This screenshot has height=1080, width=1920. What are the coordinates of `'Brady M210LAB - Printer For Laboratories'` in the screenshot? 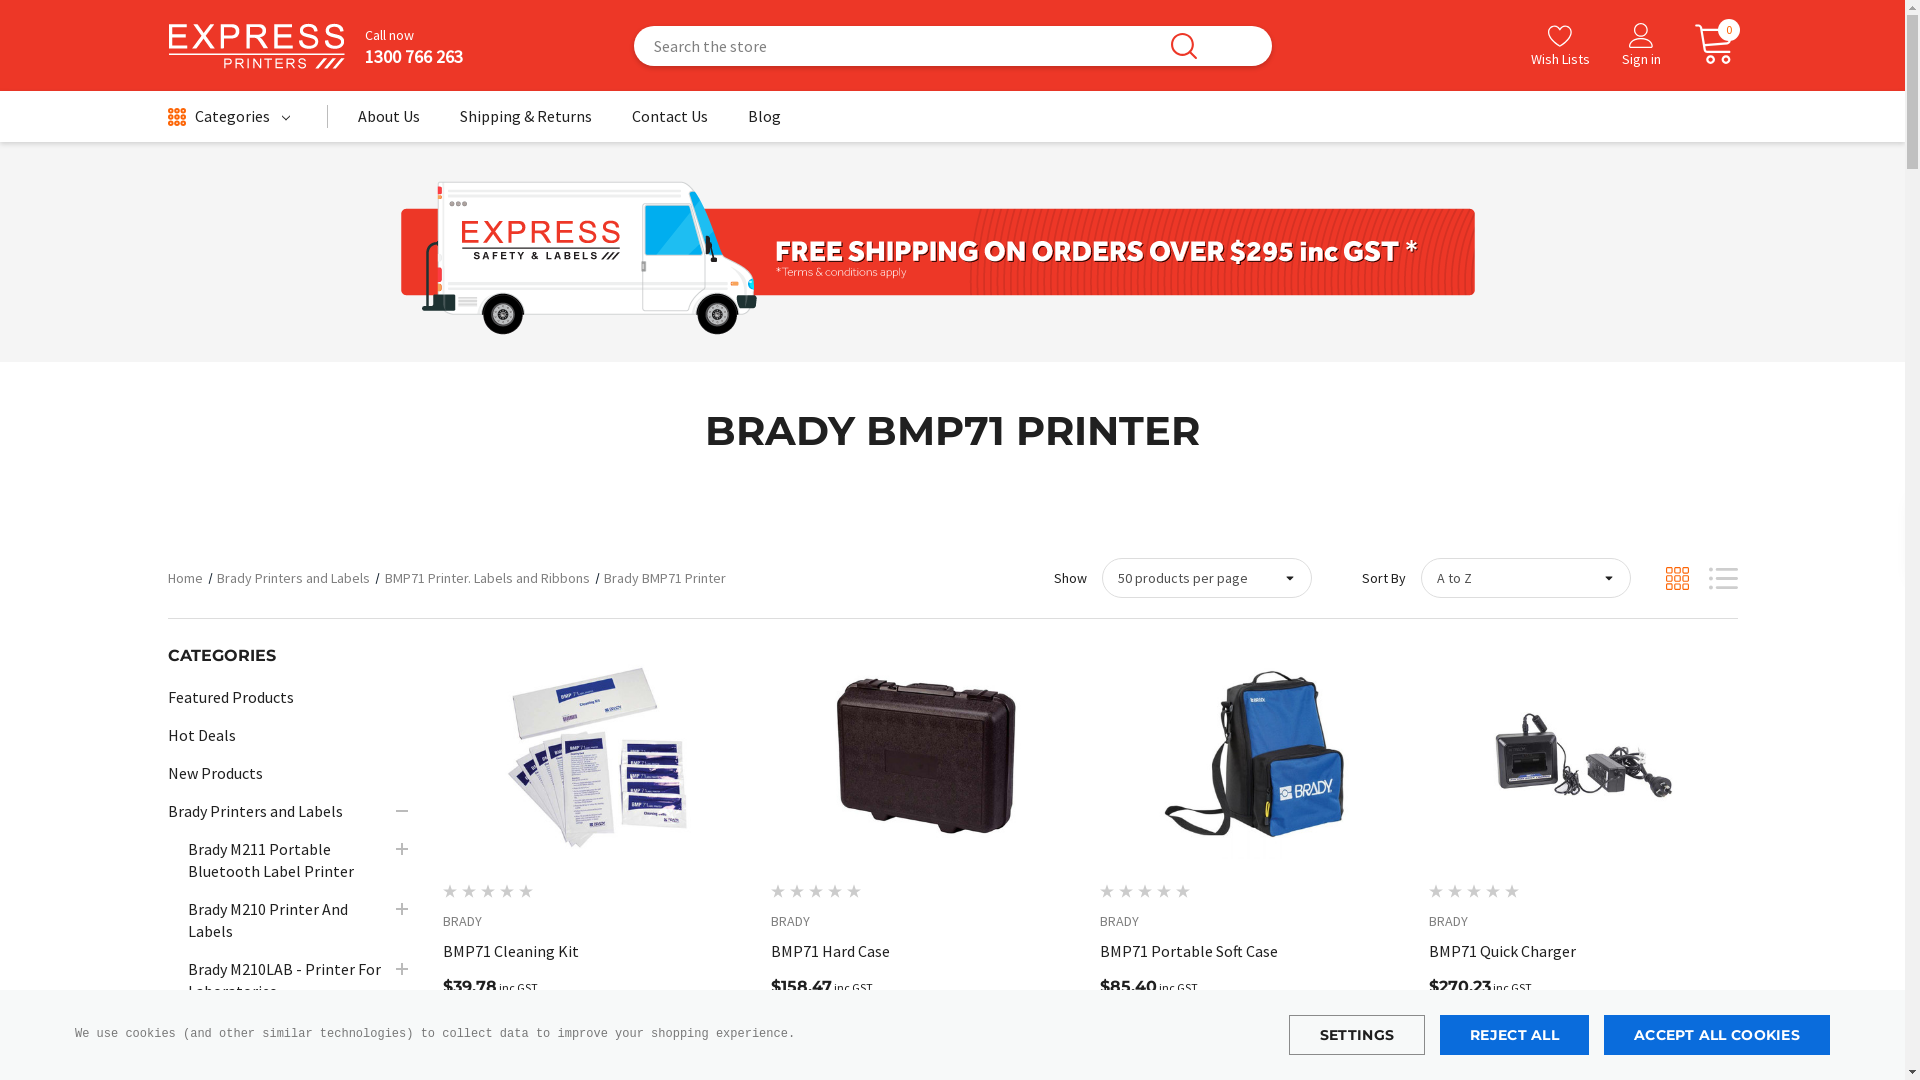 It's located at (287, 978).